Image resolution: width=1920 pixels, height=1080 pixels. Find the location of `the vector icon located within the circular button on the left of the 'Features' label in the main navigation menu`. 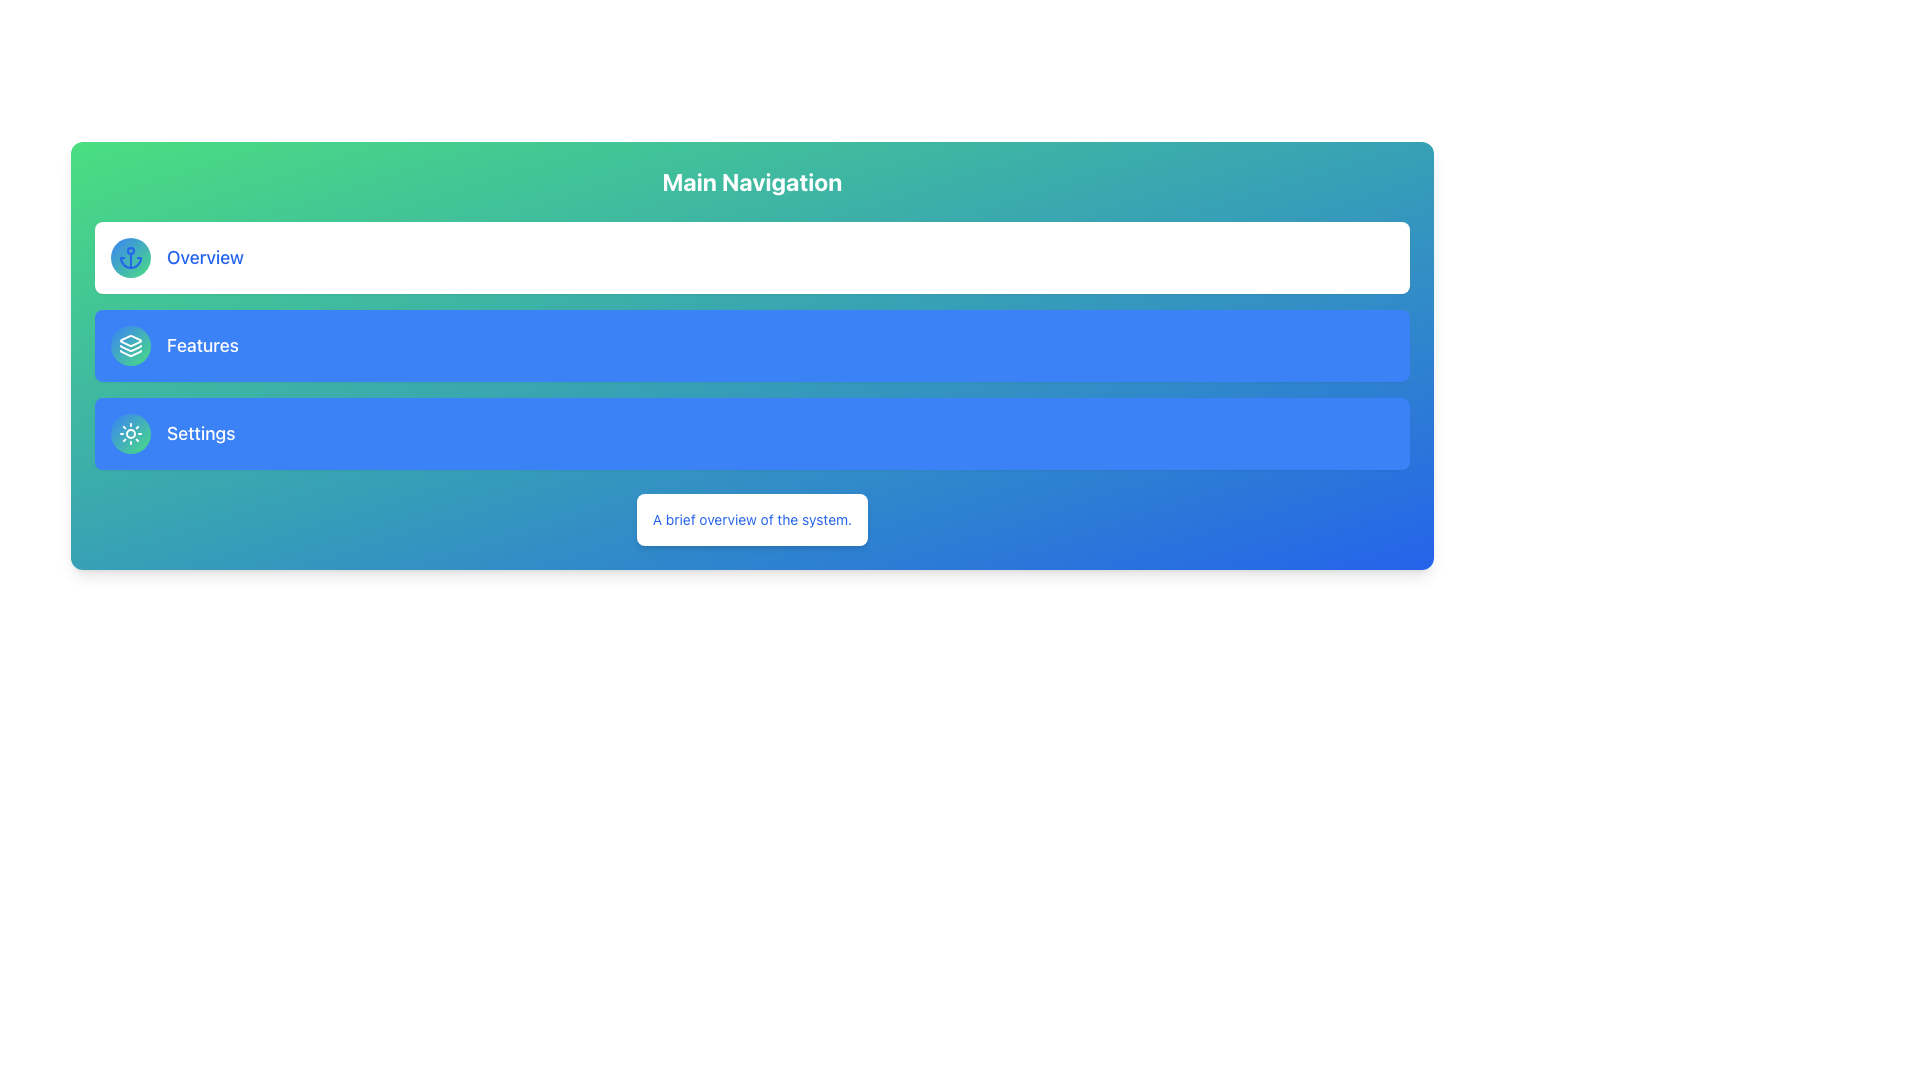

the vector icon located within the circular button on the left of the 'Features' label in the main navigation menu is located at coordinates (129, 345).